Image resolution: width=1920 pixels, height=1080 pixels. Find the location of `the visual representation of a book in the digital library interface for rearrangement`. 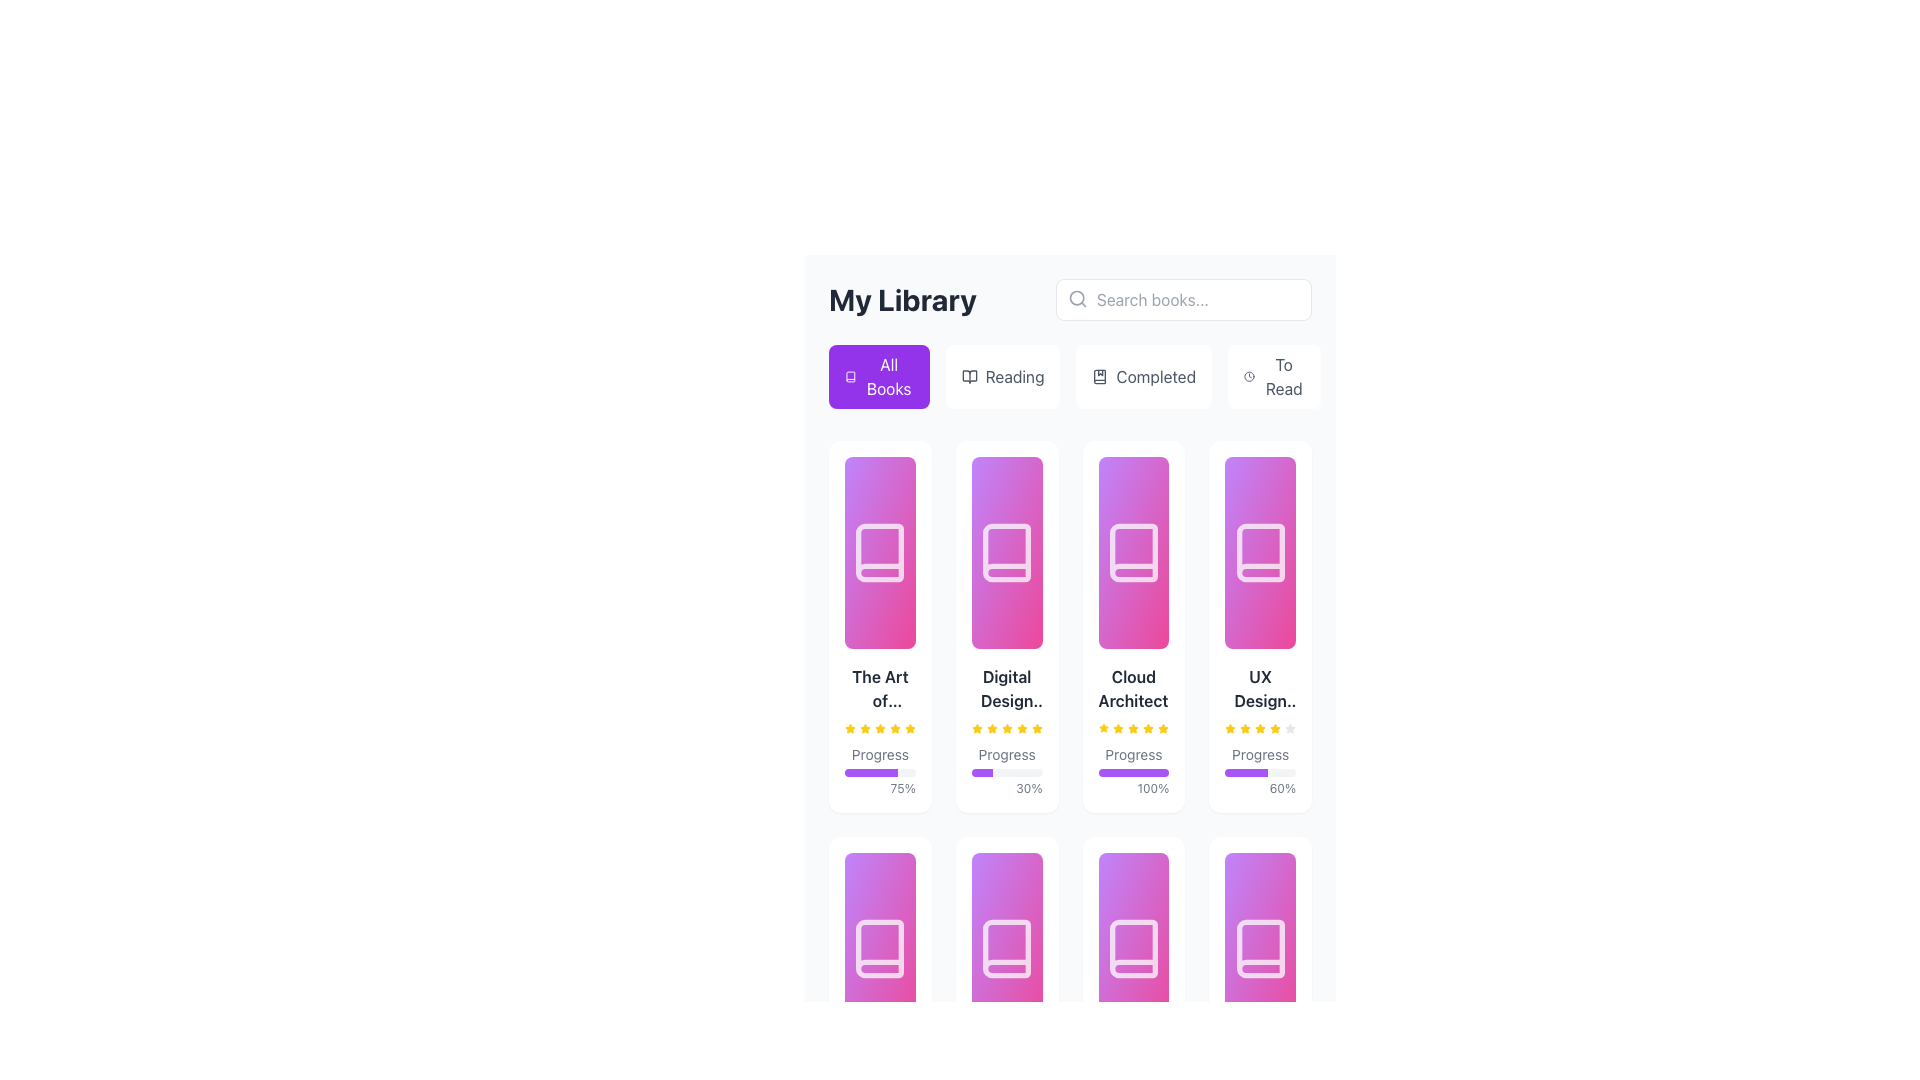

the visual representation of a book in the digital library interface for rearrangement is located at coordinates (1133, 947).